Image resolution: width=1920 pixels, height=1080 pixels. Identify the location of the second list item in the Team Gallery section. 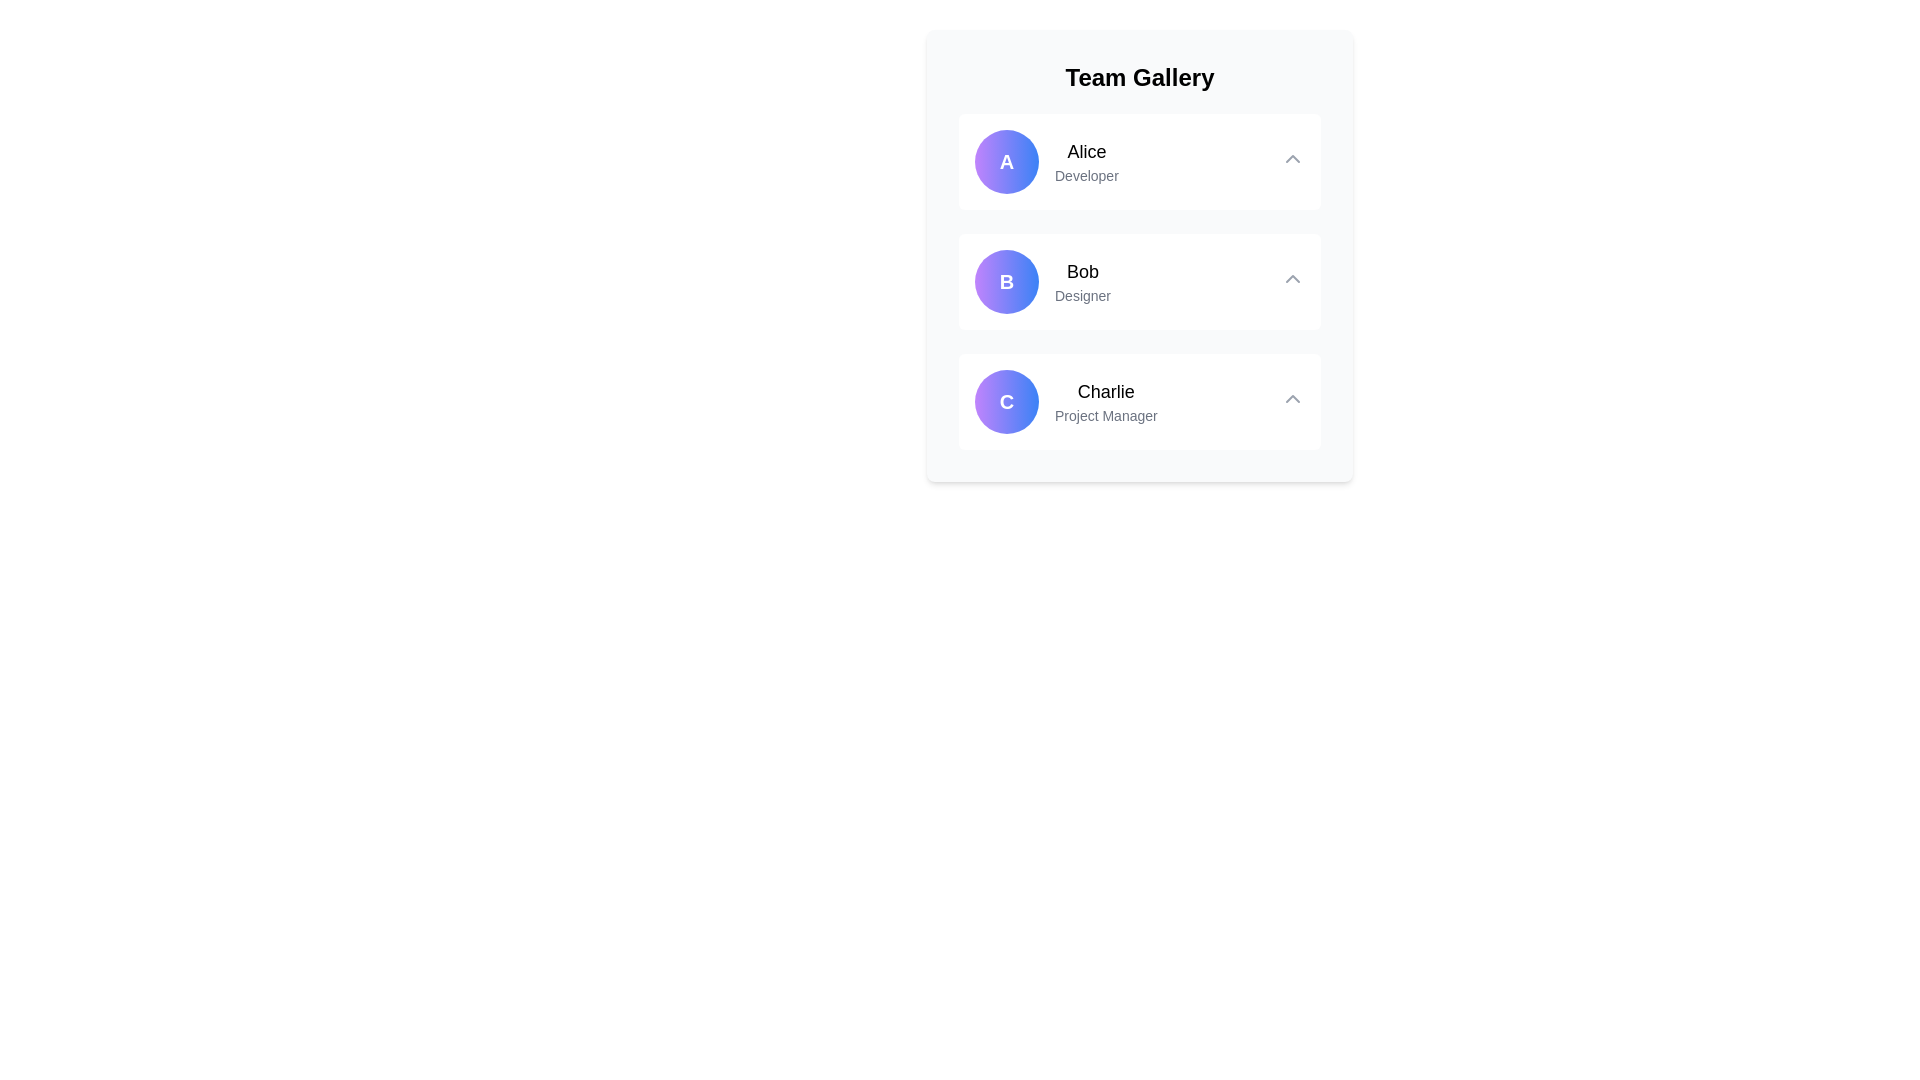
(1140, 281).